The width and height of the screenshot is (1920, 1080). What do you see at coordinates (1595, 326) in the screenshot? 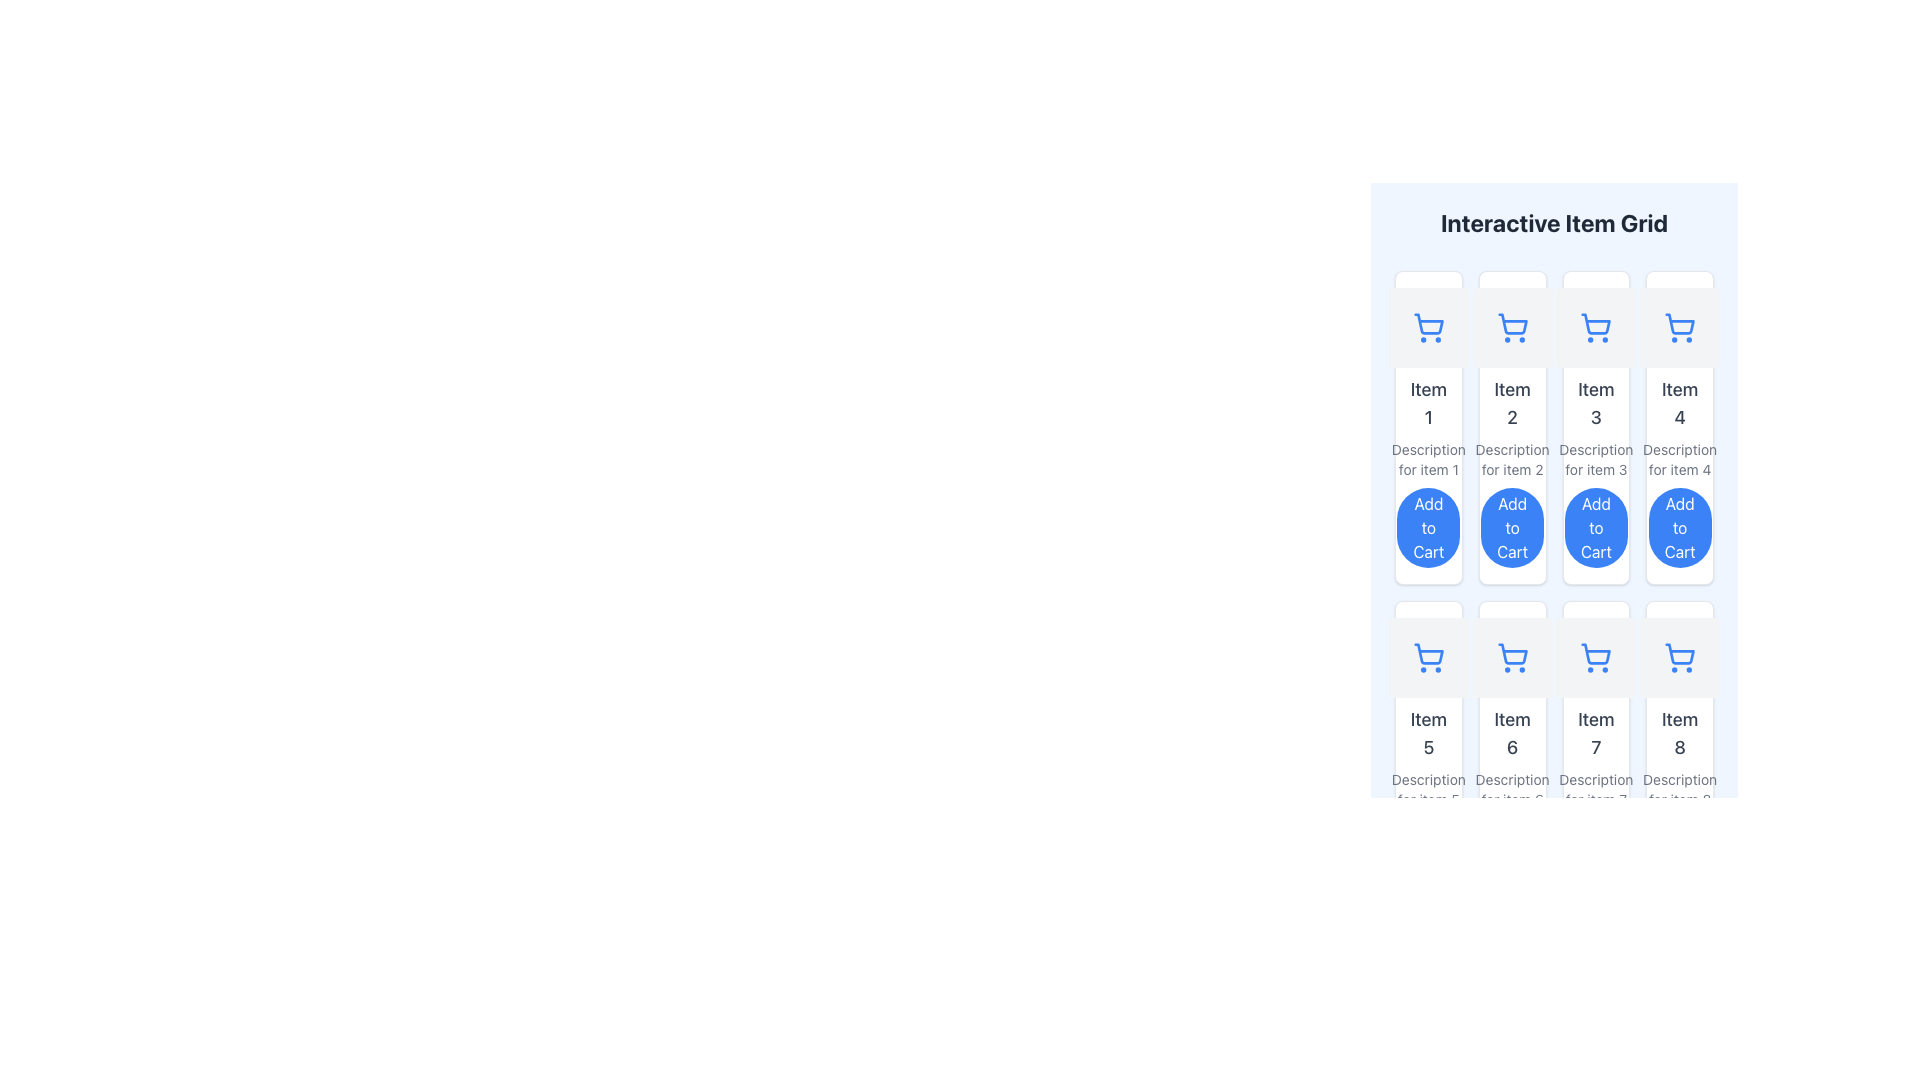
I see `the shopping cart icon located in the third column of the top row of the interactive grid` at bounding box center [1595, 326].